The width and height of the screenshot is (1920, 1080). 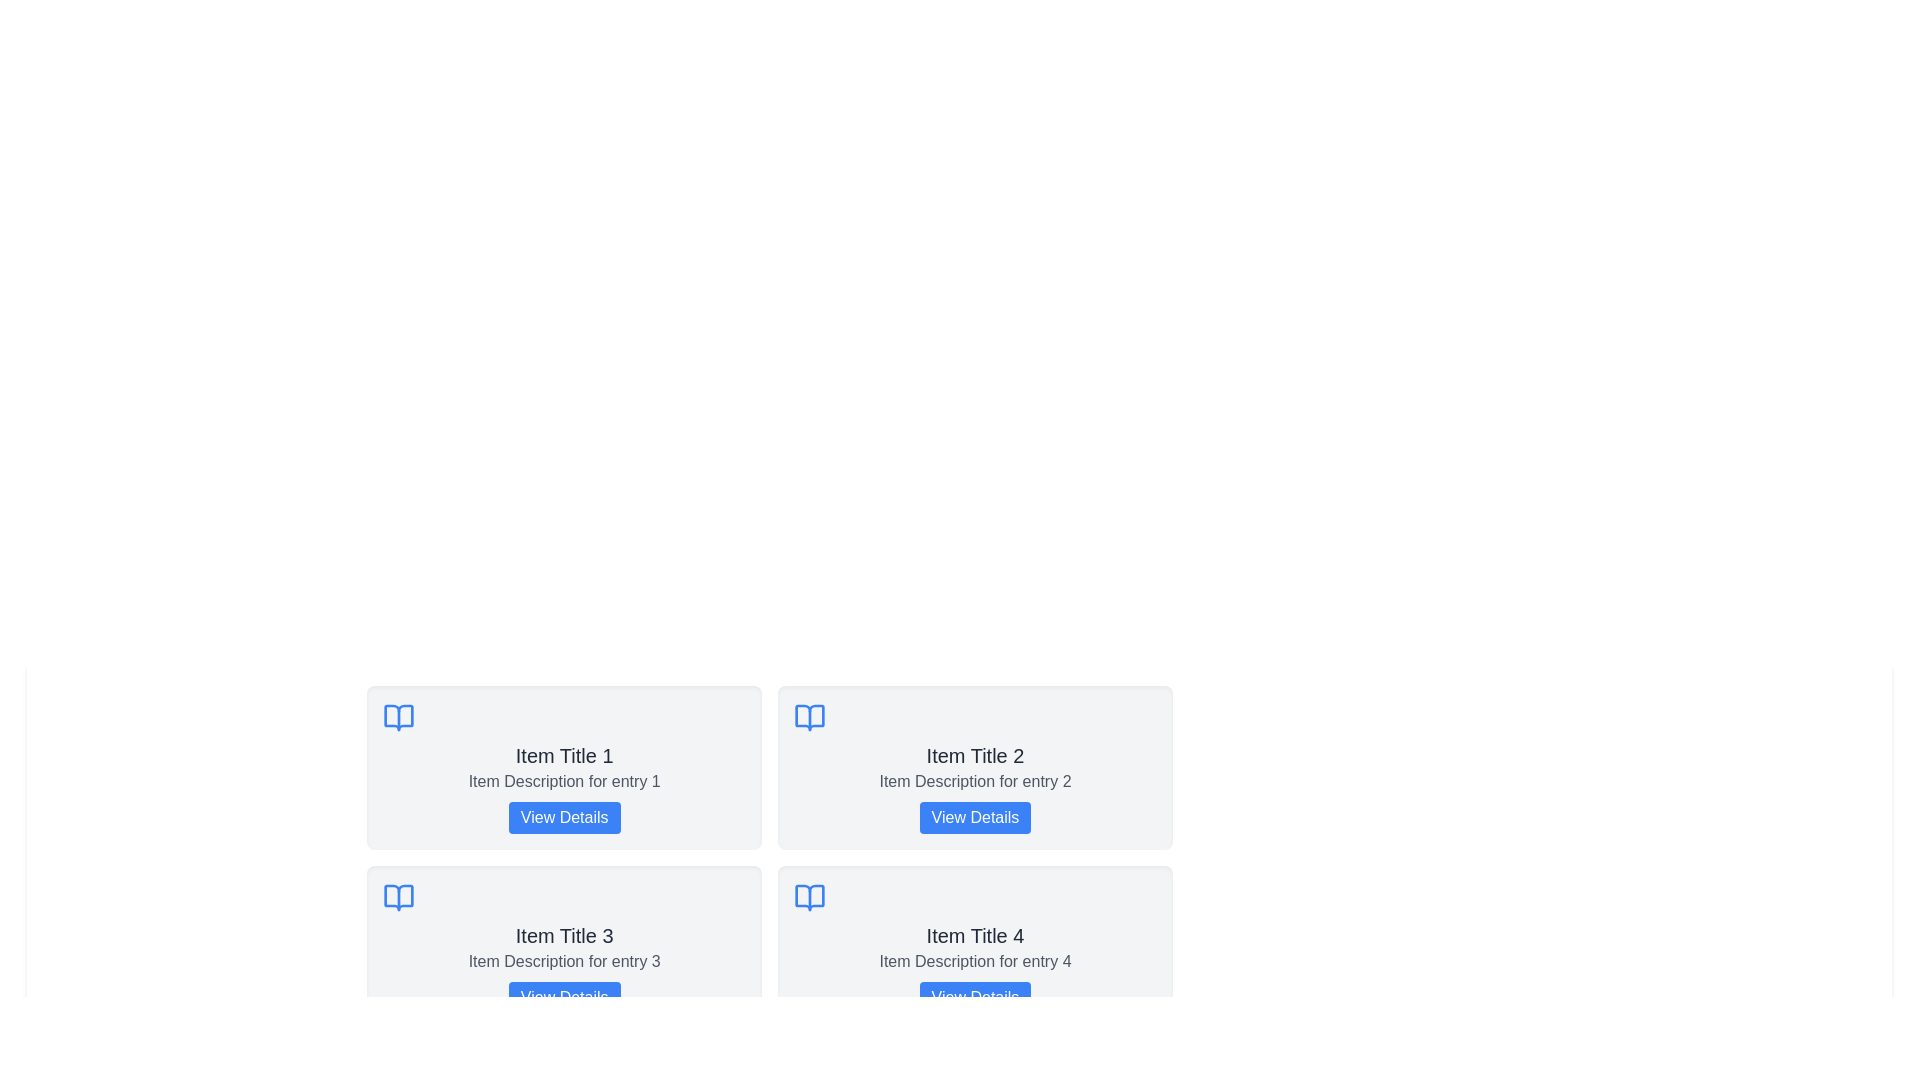 I want to click on the non-interactive text label providing additional information for 'Item Title 2', located in the middle section of the second card in the grid, so click(x=975, y=781).